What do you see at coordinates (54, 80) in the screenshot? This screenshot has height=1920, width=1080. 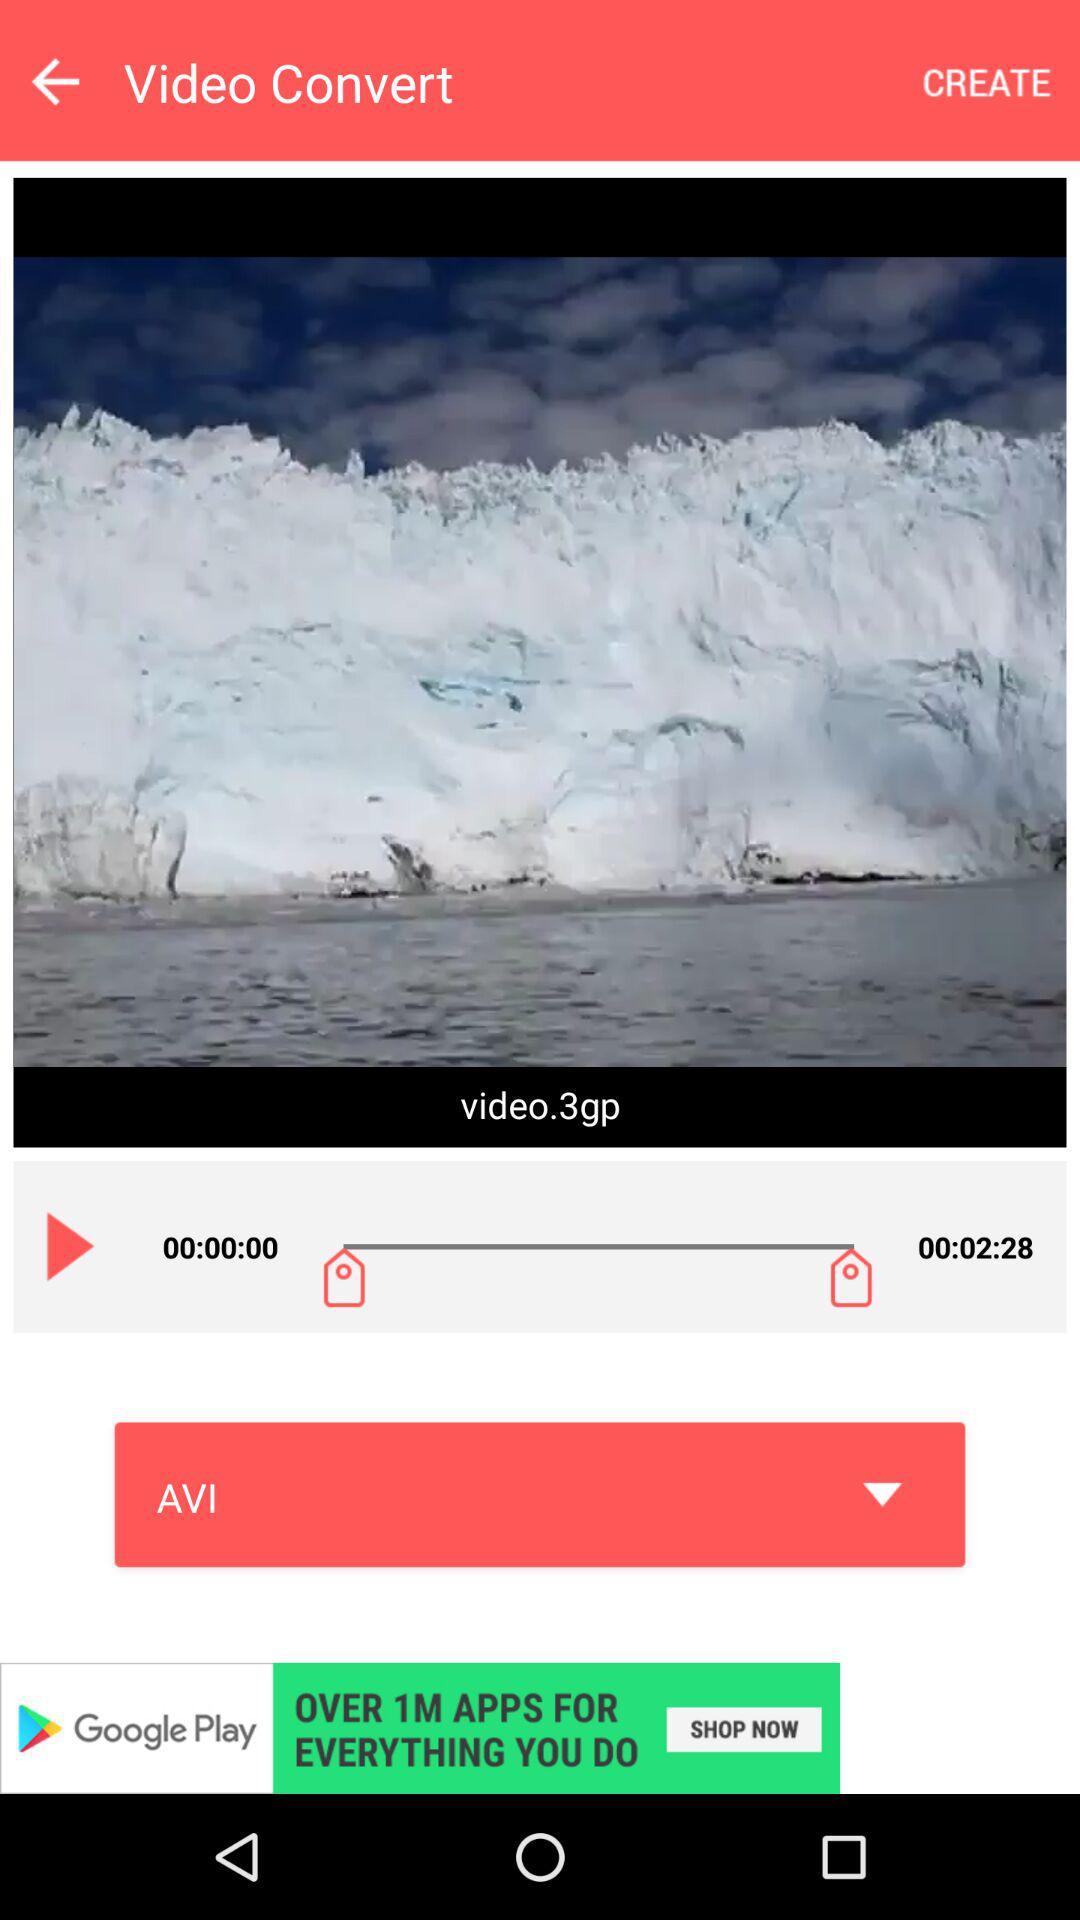 I see `previous` at bounding box center [54, 80].